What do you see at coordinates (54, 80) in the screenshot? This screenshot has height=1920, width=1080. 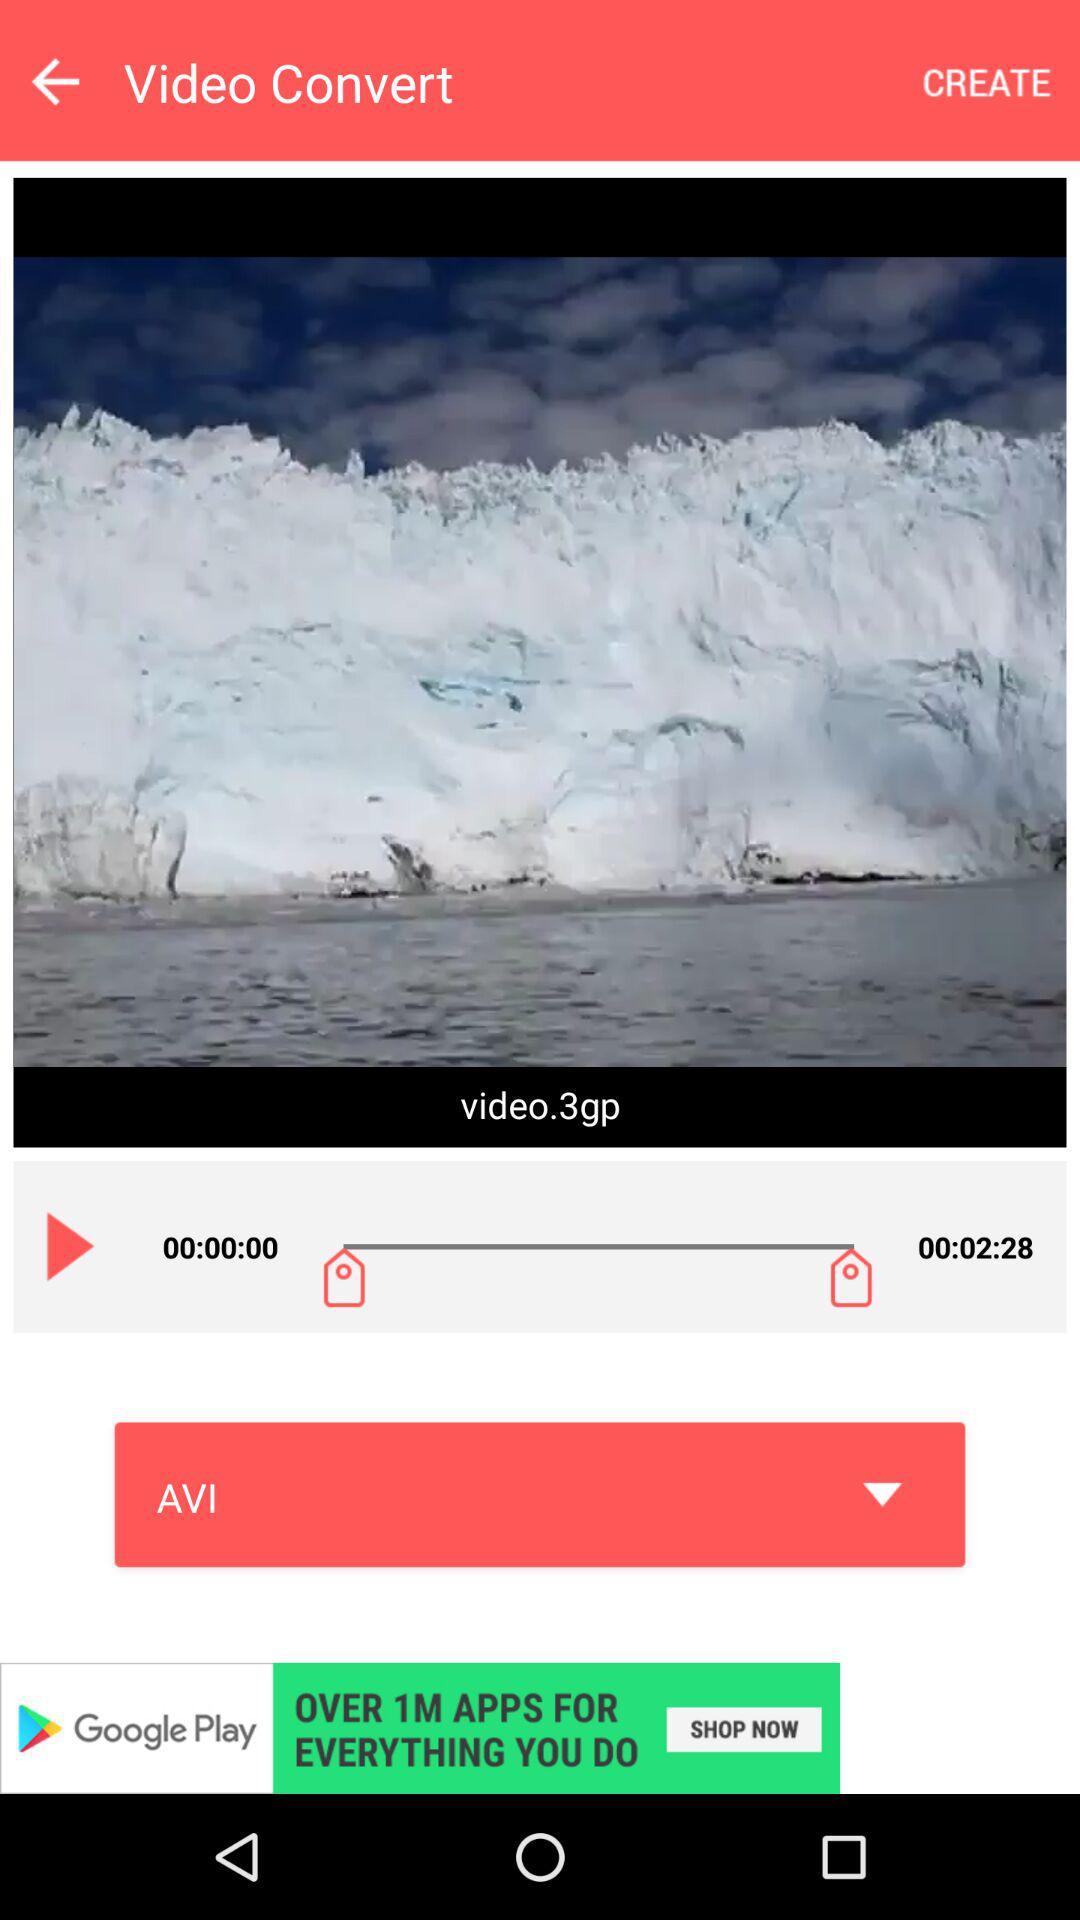 I see `previous` at bounding box center [54, 80].